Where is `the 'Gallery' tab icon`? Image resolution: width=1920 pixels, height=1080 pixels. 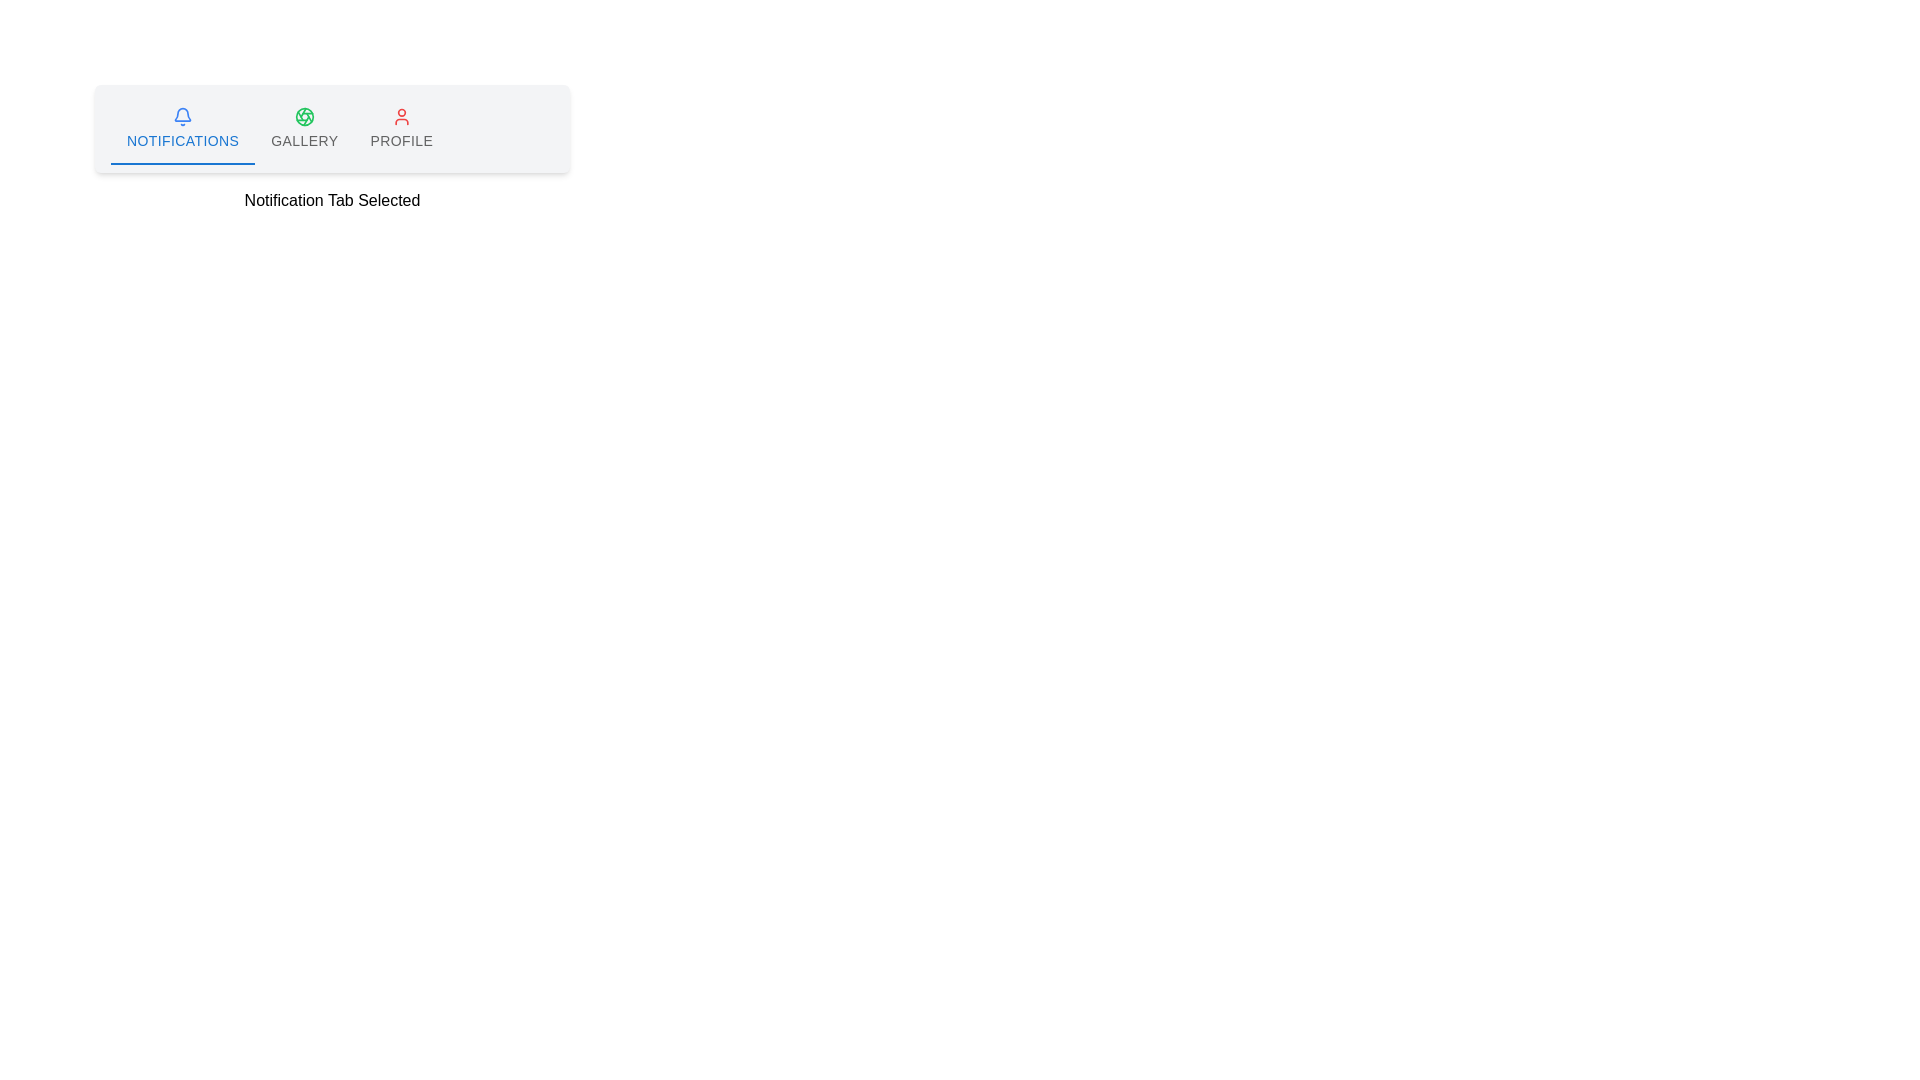 the 'Gallery' tab icon is located at coordinates (303, 117).